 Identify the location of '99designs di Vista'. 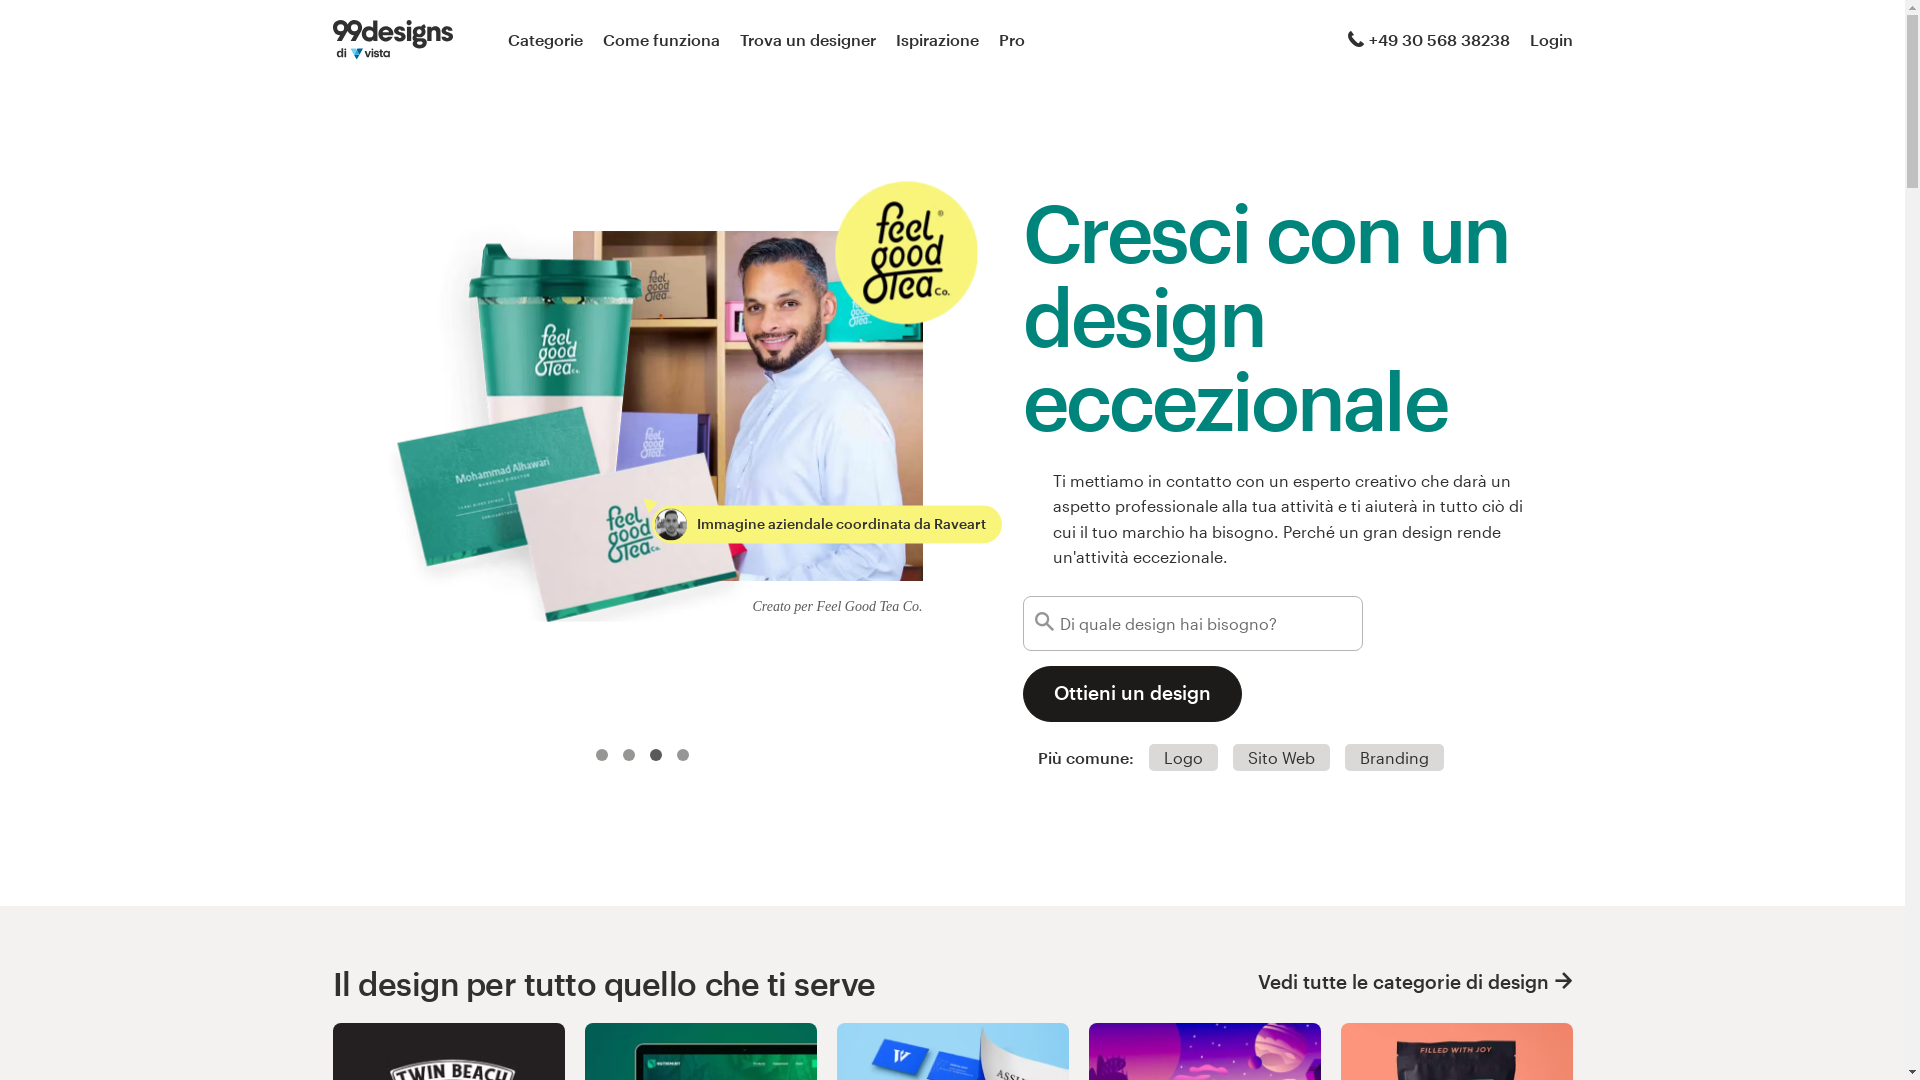
(392, 39).